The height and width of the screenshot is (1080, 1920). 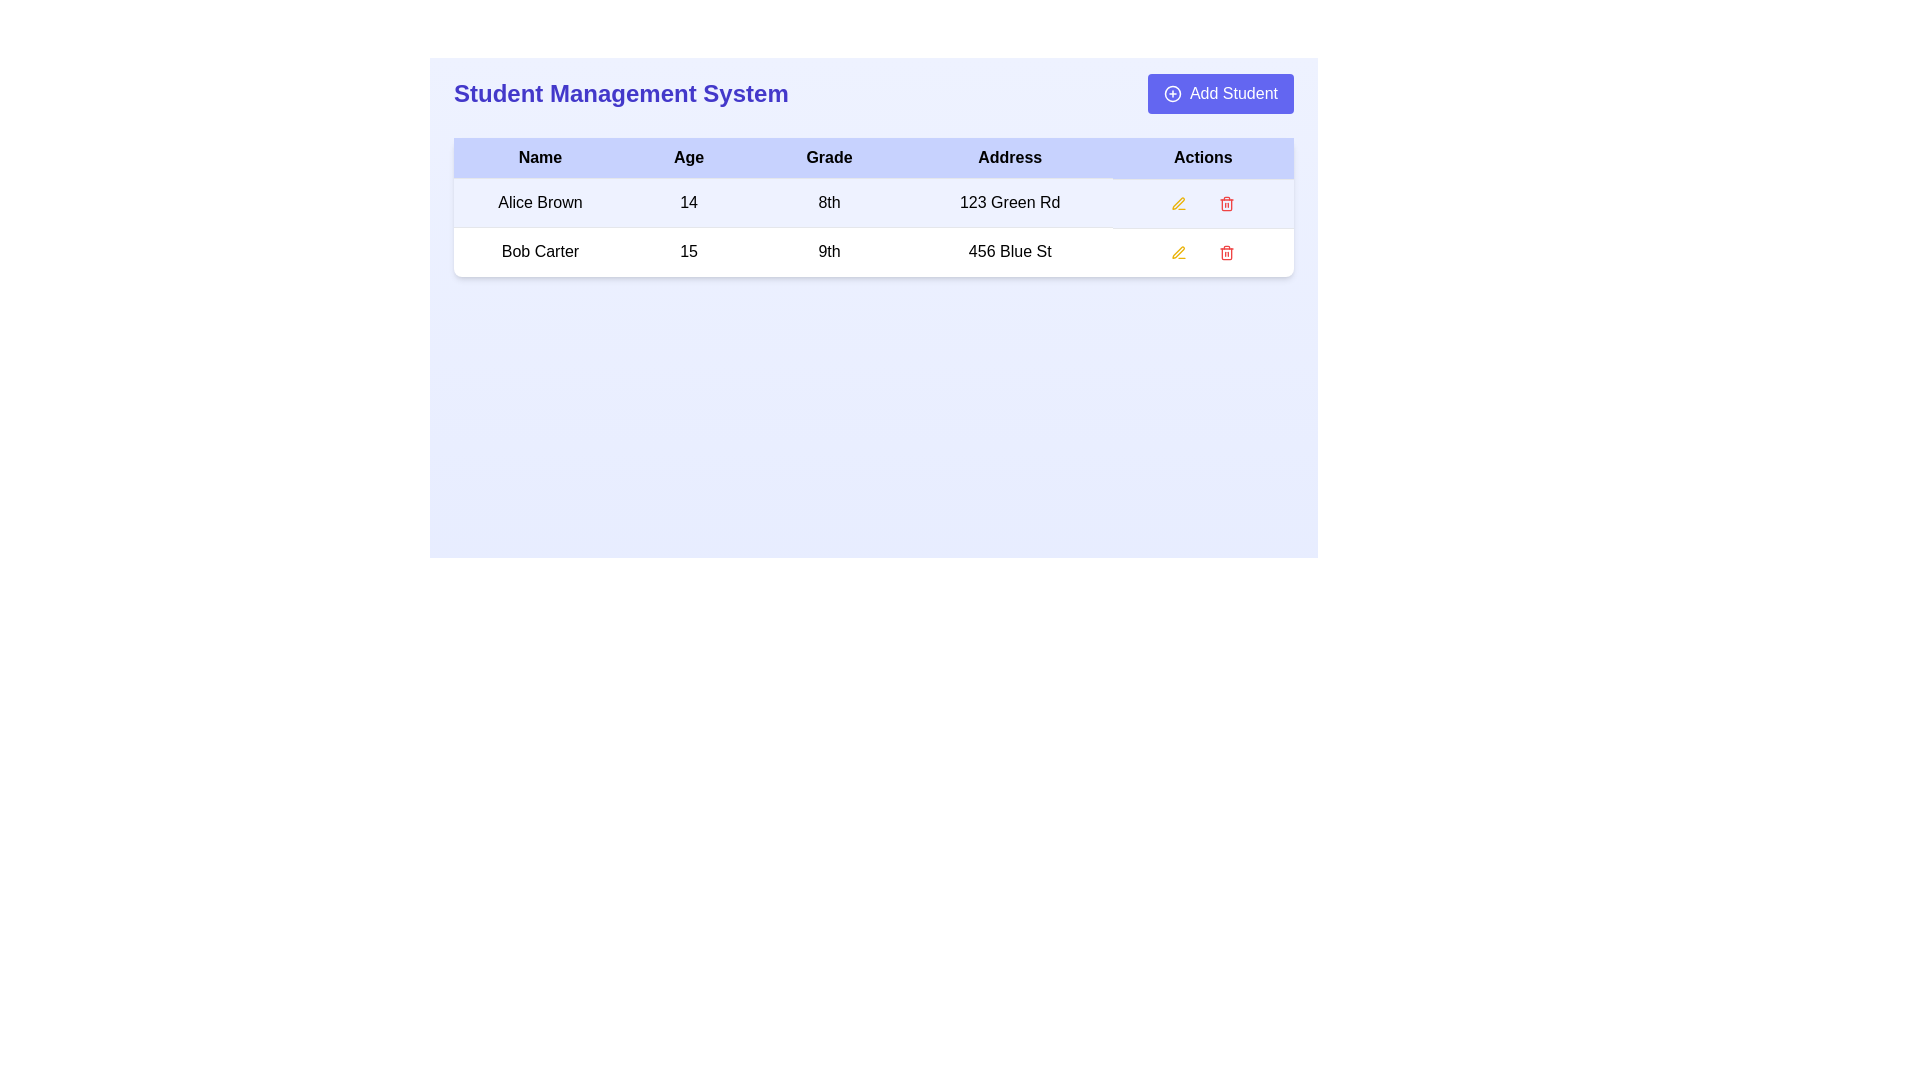 I want to click on the delete icon button located in the 'Actions' column of the second row in the 'Student Management System' table, so click(x=1226, y=251).